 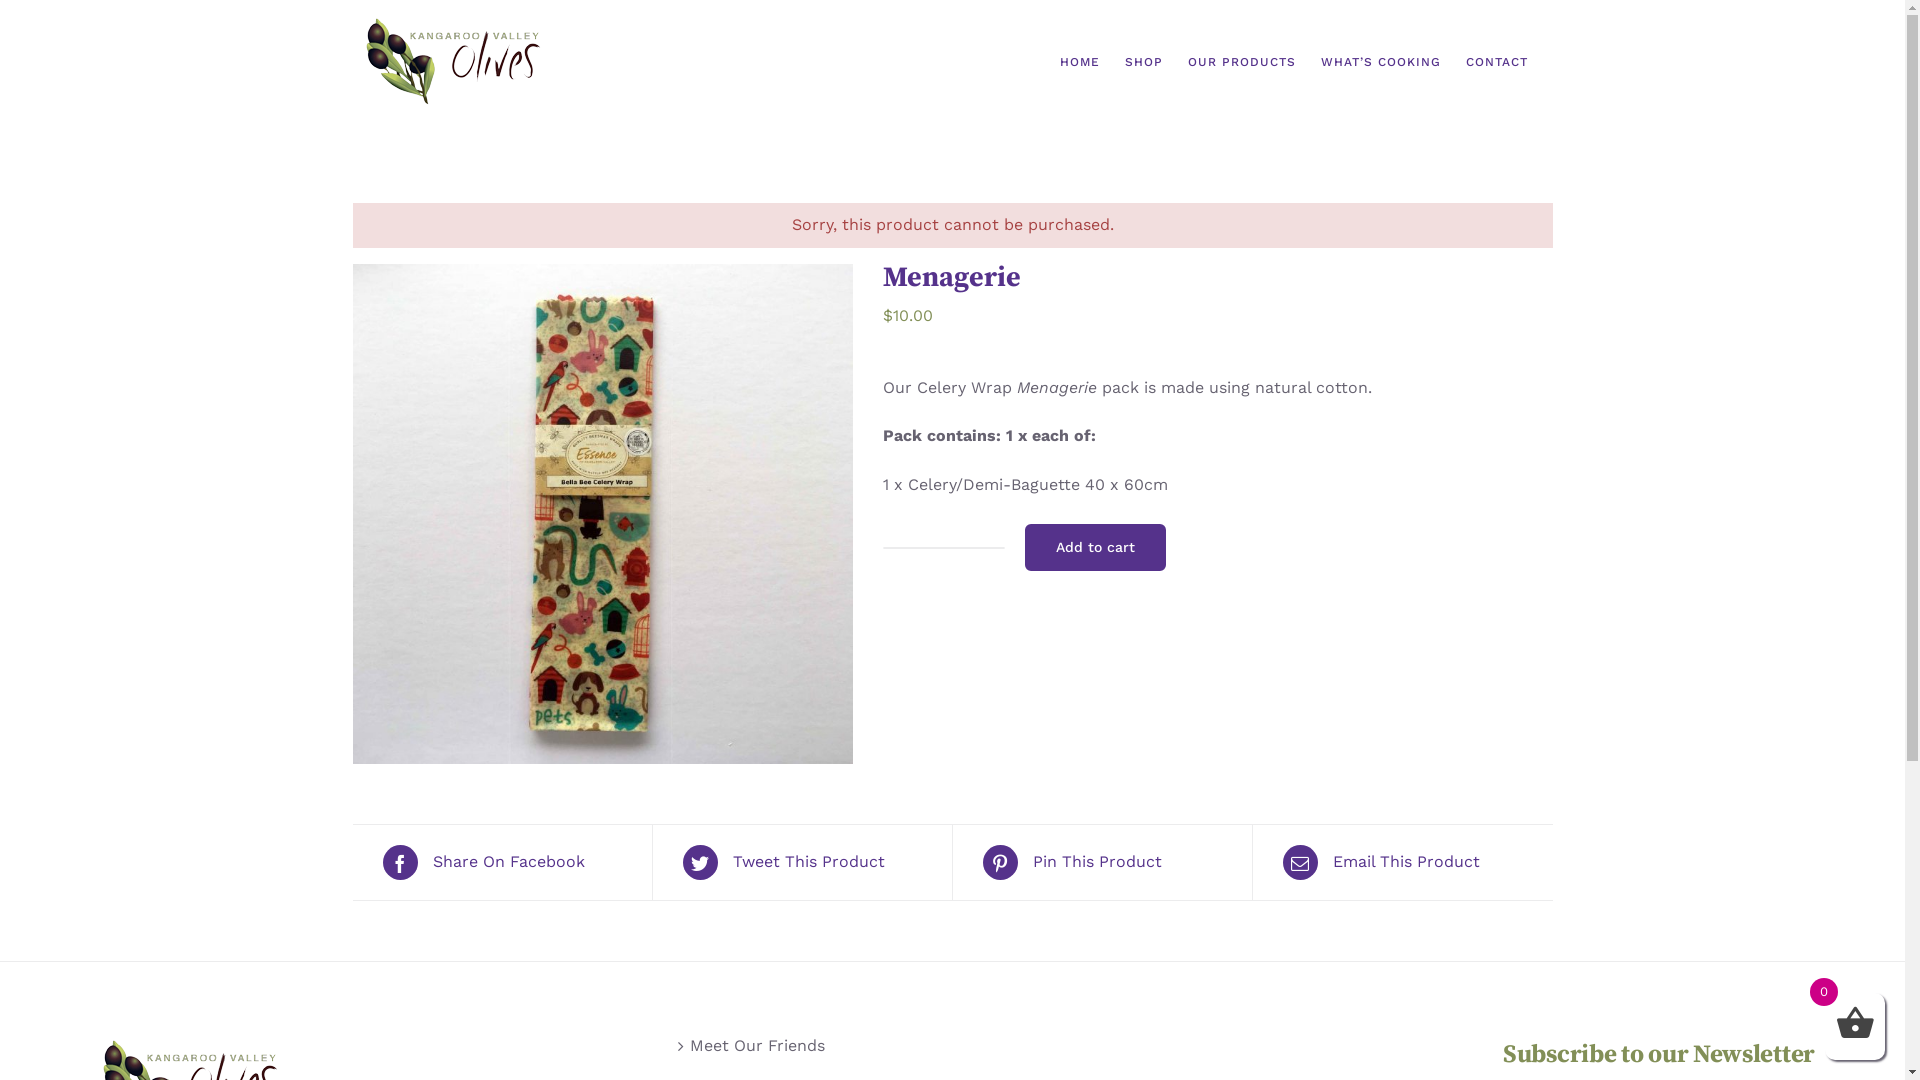 What do you see at coordinates (690, 1045) in the screenshot?
I see `'Meet Our Friends'` at bounding box center [690, 1045].